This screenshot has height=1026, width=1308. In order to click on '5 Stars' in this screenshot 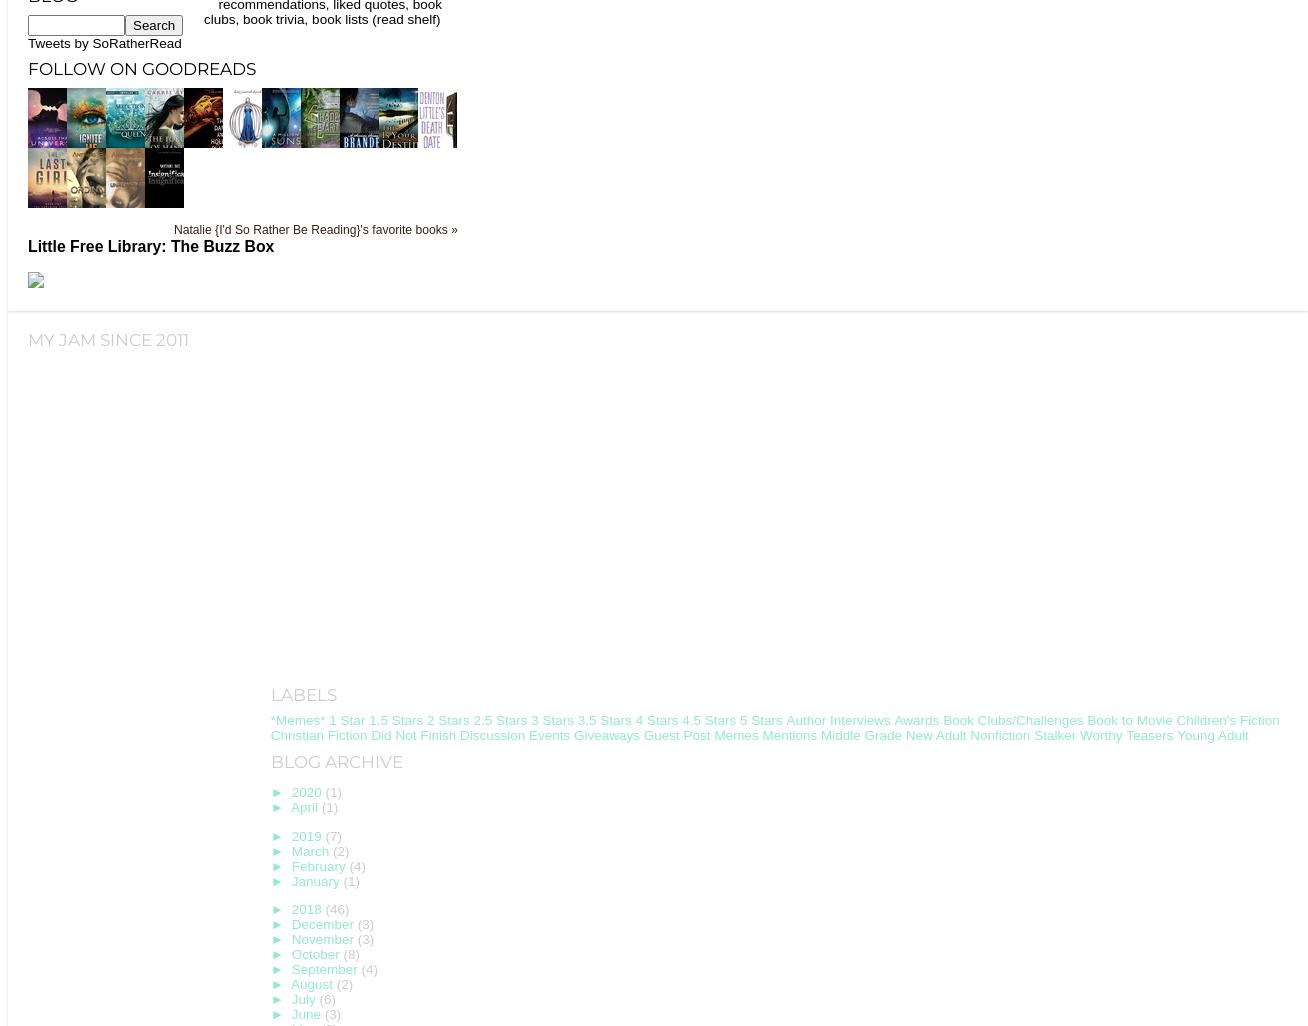, I will do `click(759, 720)`.